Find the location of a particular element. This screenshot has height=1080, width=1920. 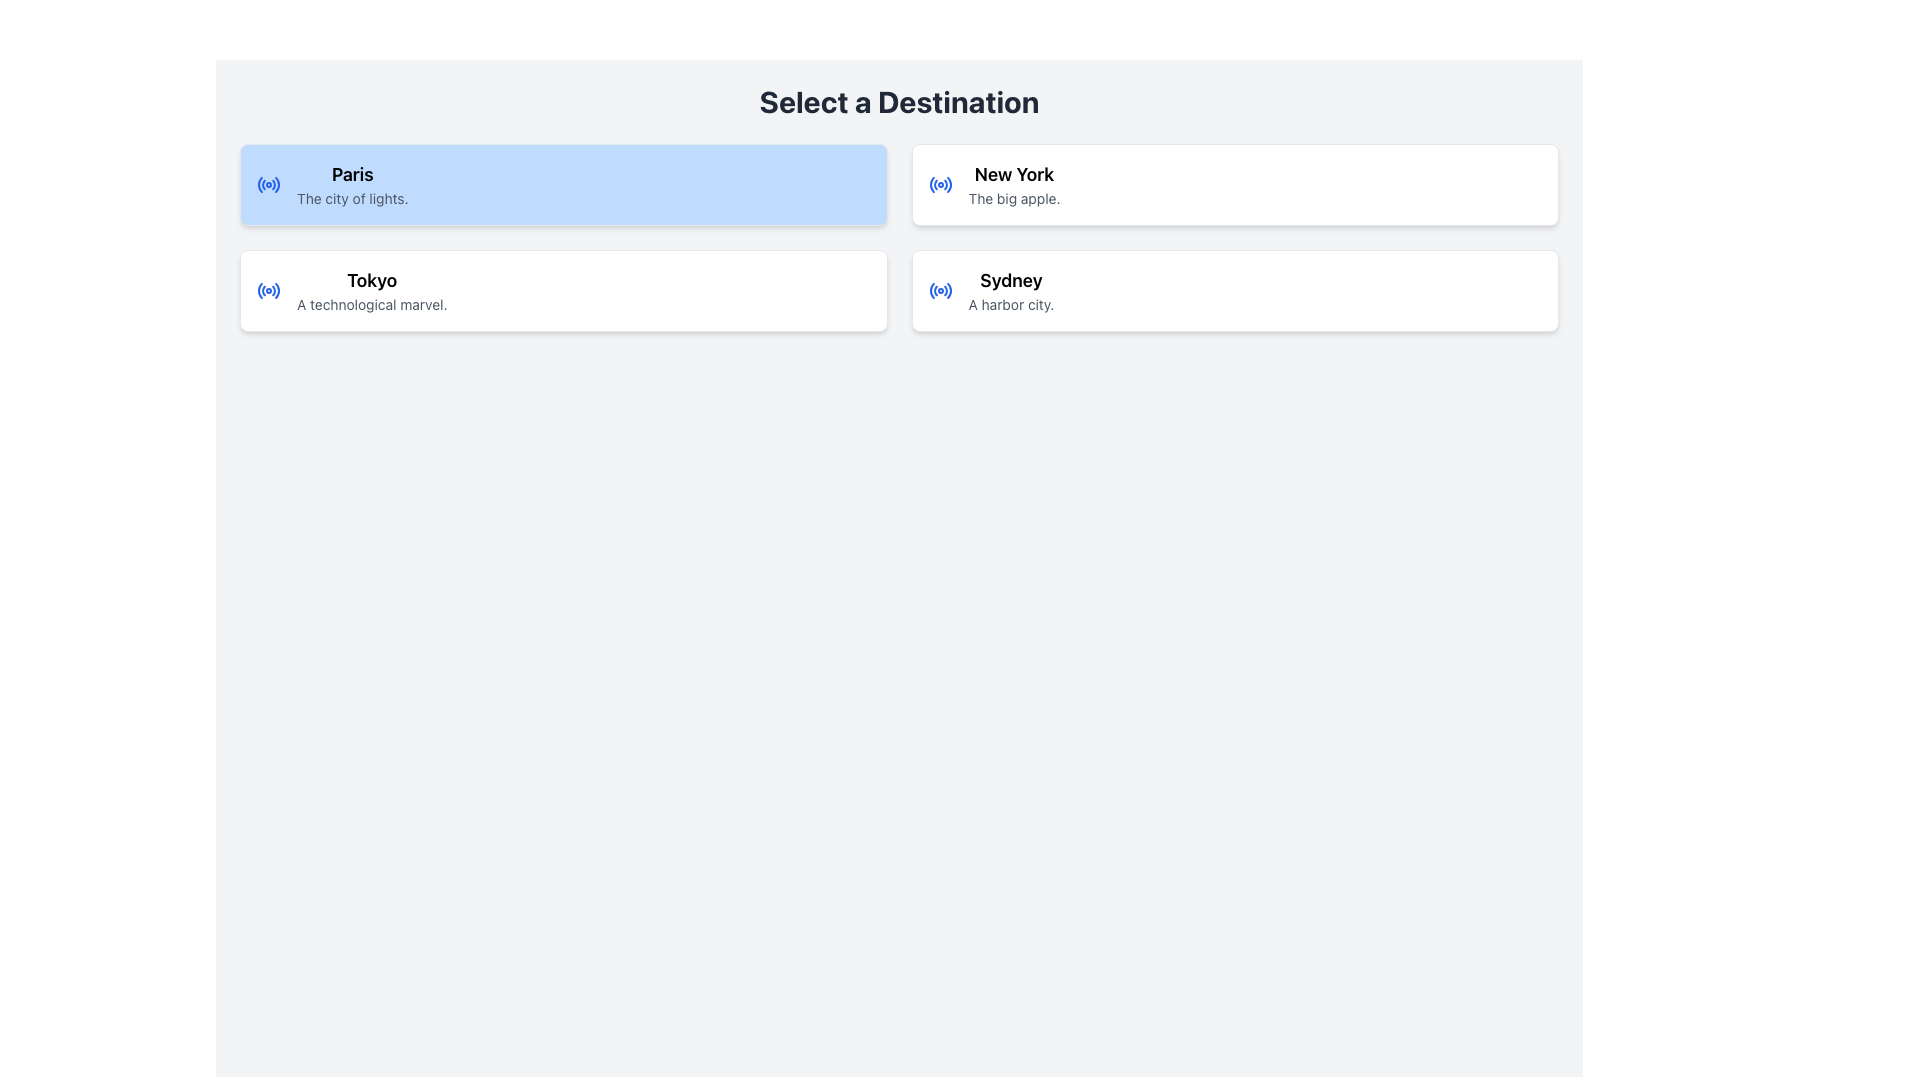

the text element that reads 'A technological marvel.' which is styled in gray and located beneath the bold 'Tokyo' text is located at coordinates (372, 304).